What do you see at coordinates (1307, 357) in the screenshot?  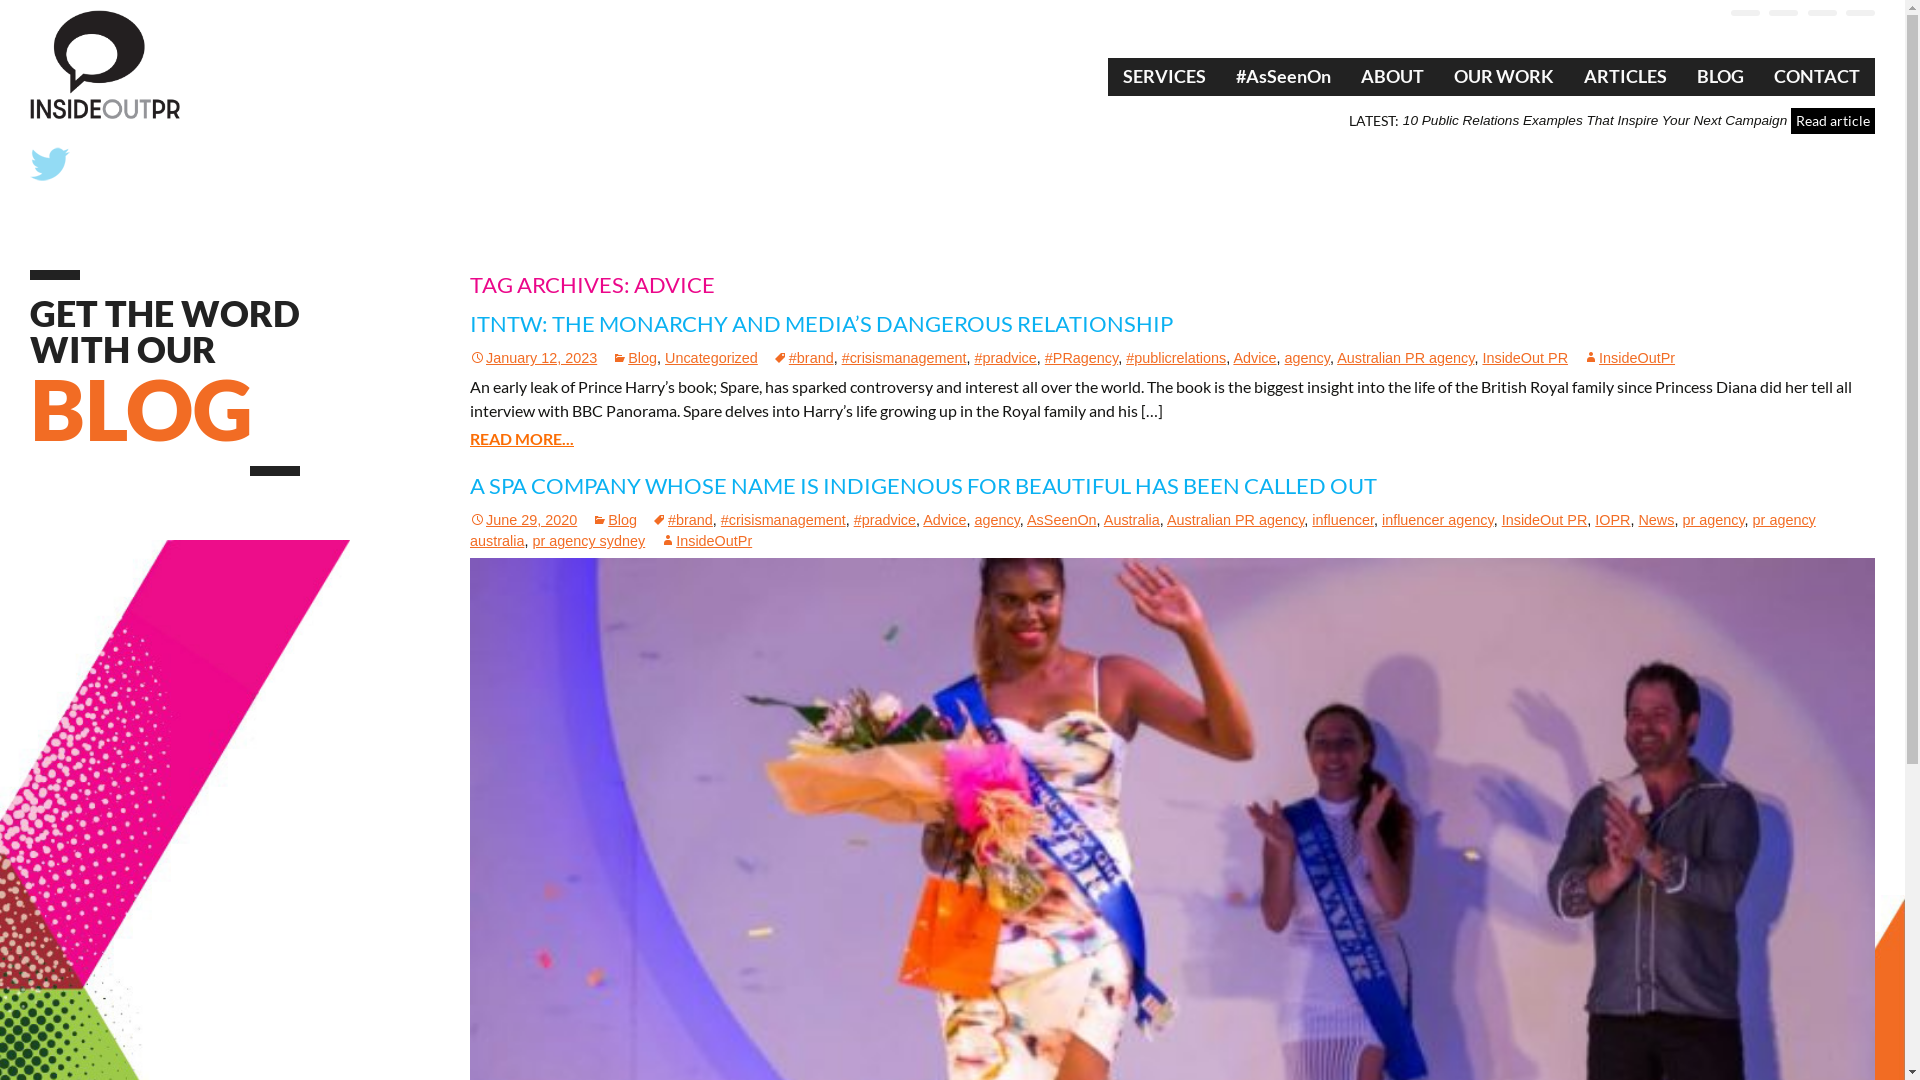 I see `'agency'` at bounding box center [1307, 357].